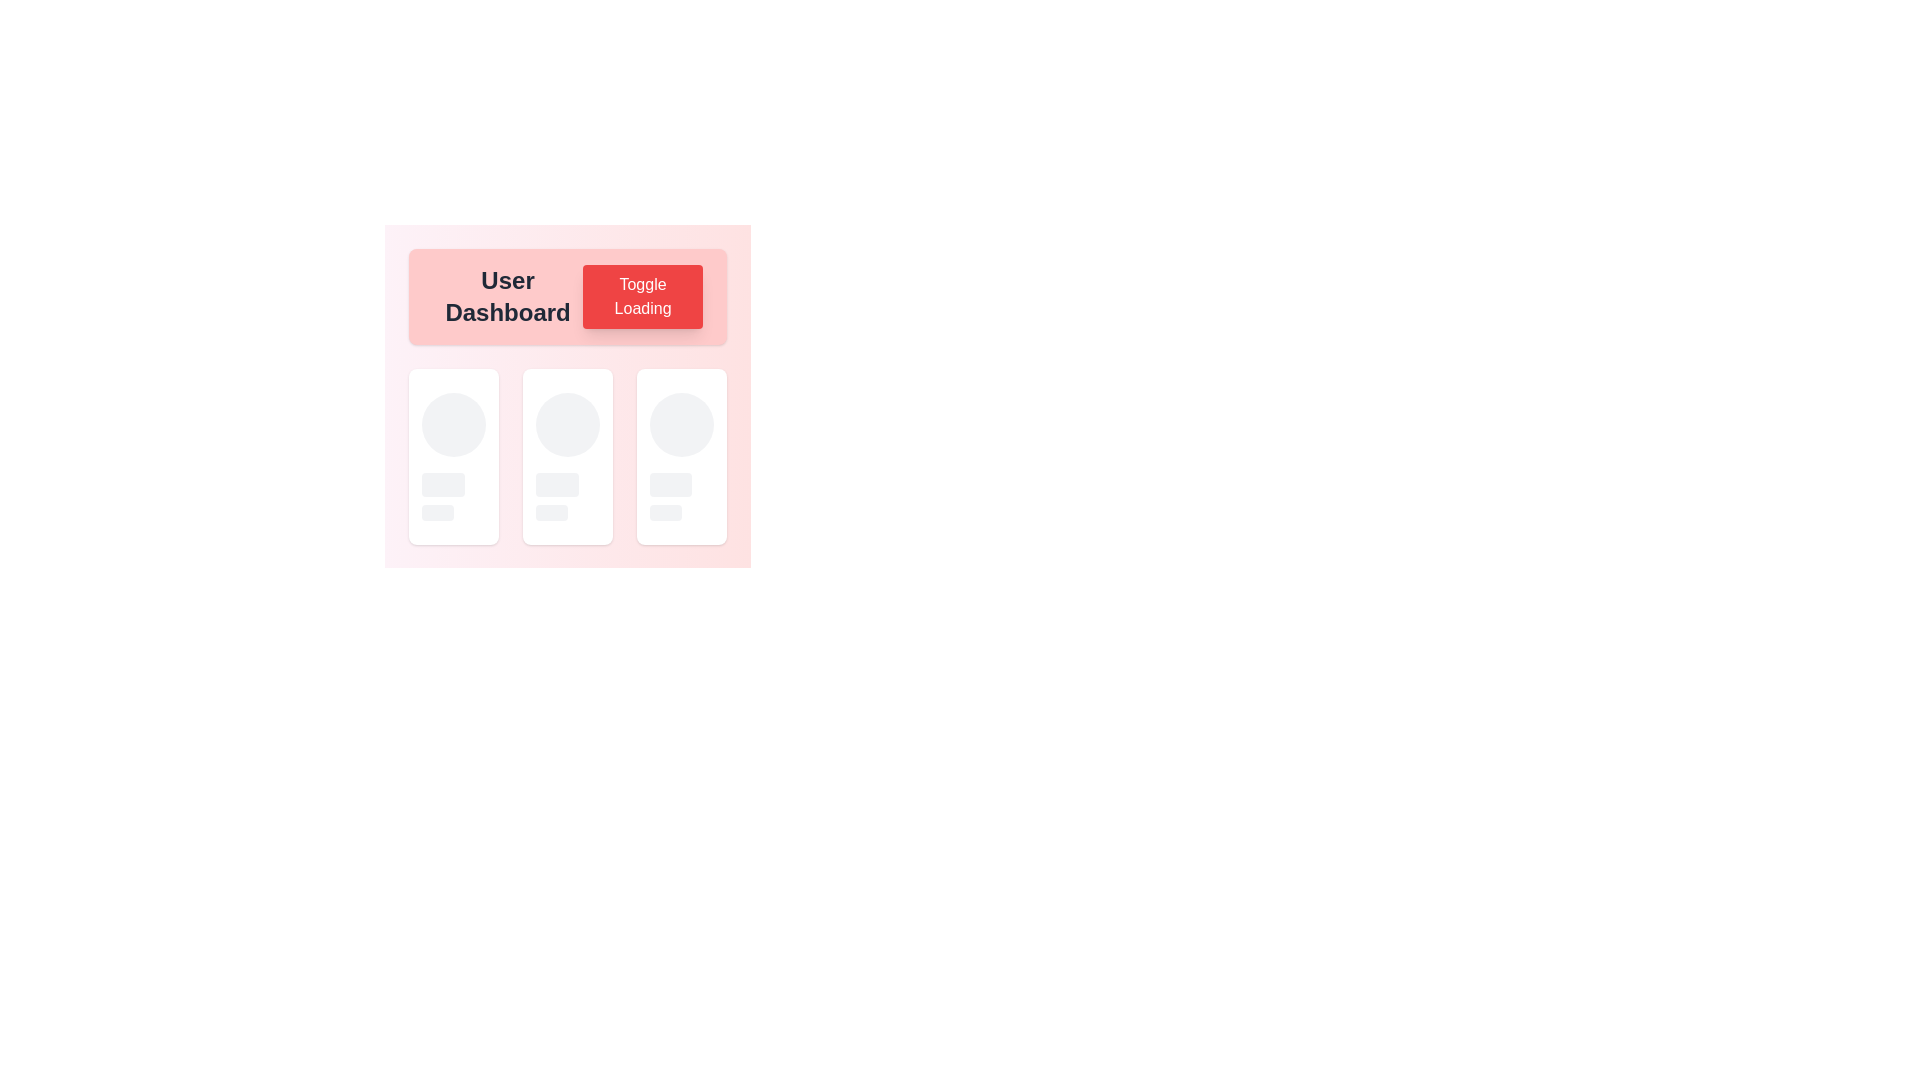  Describe the element at coordinates (453, 456) in the screenshot. I see `the first Placeholder loading component located under the 'User Dashboard' label and next to the 'Toggle Loading' red button` at that location.